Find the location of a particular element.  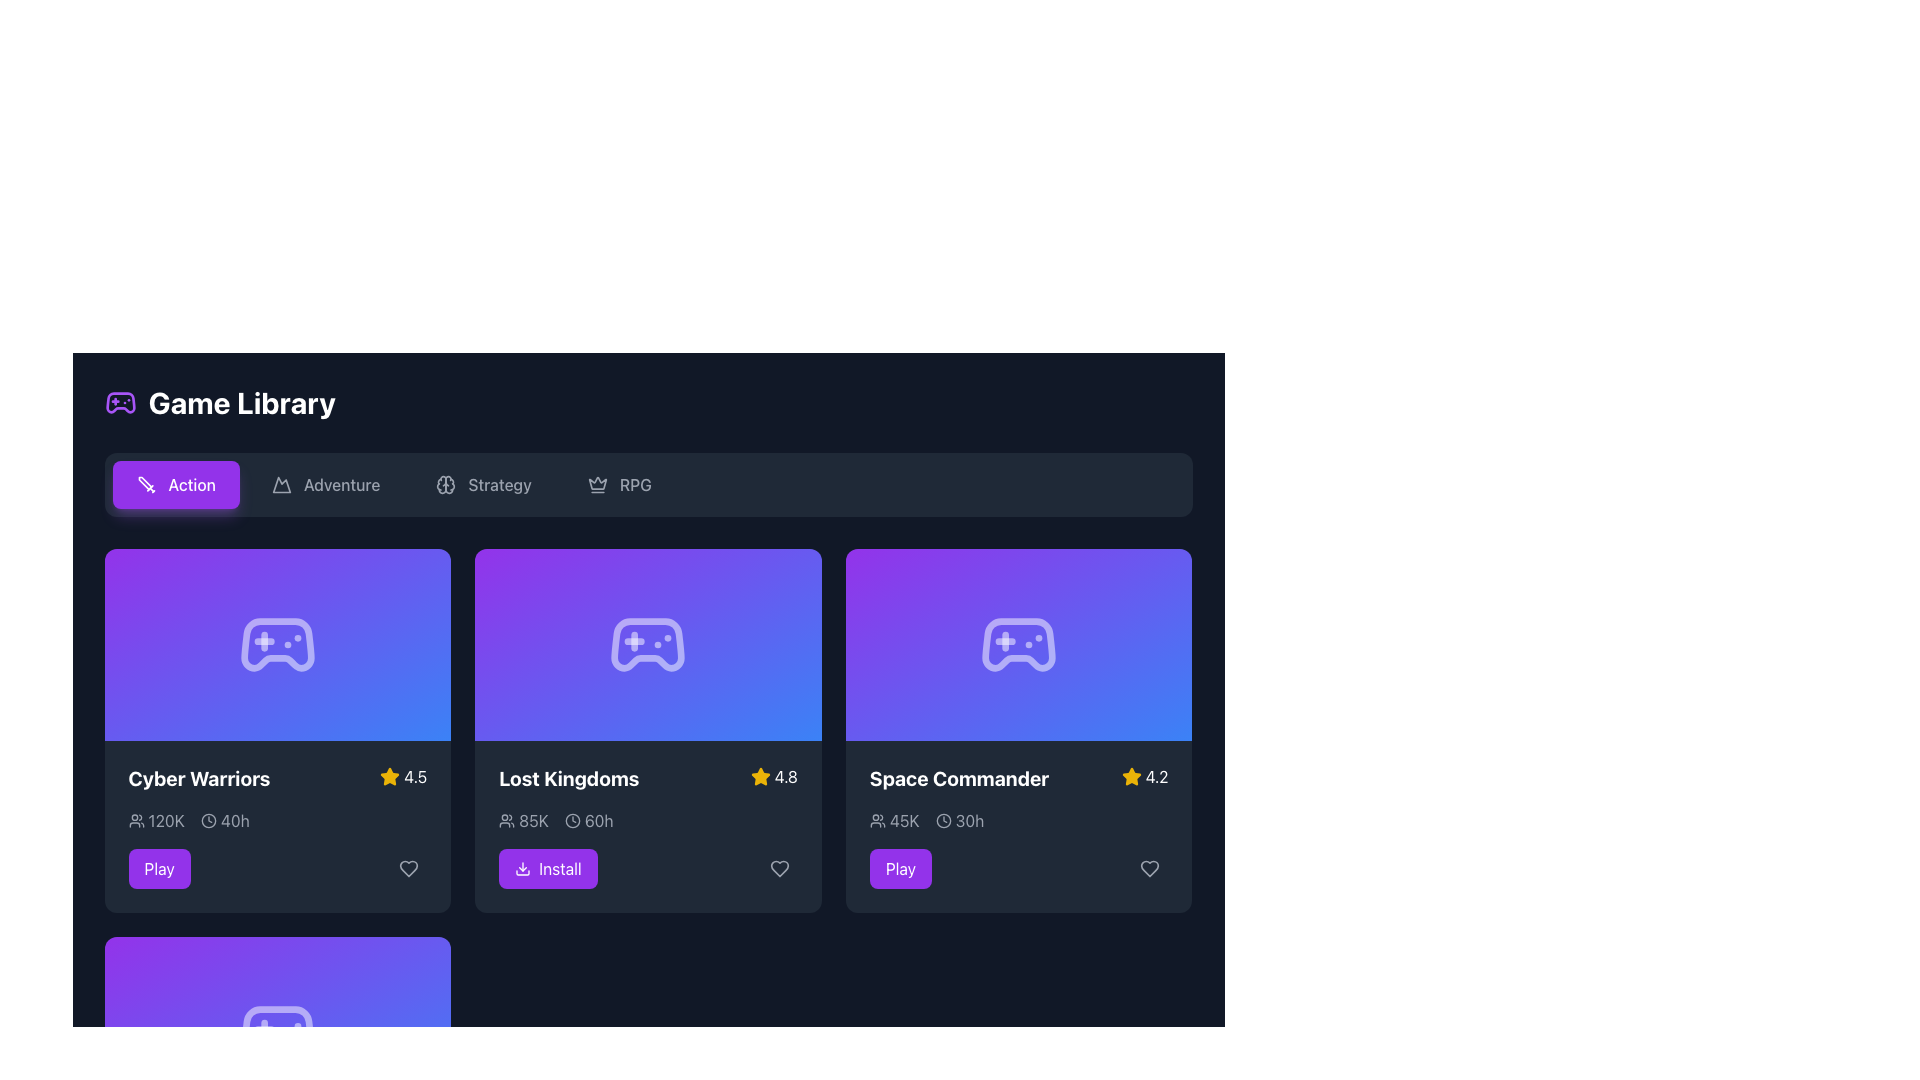

the star icon used for rating in the game 'Space Commander', which is yellow with a clear silhouette and located to the left of the numeric rating '4.2' is located at coordinates (1131, 775).